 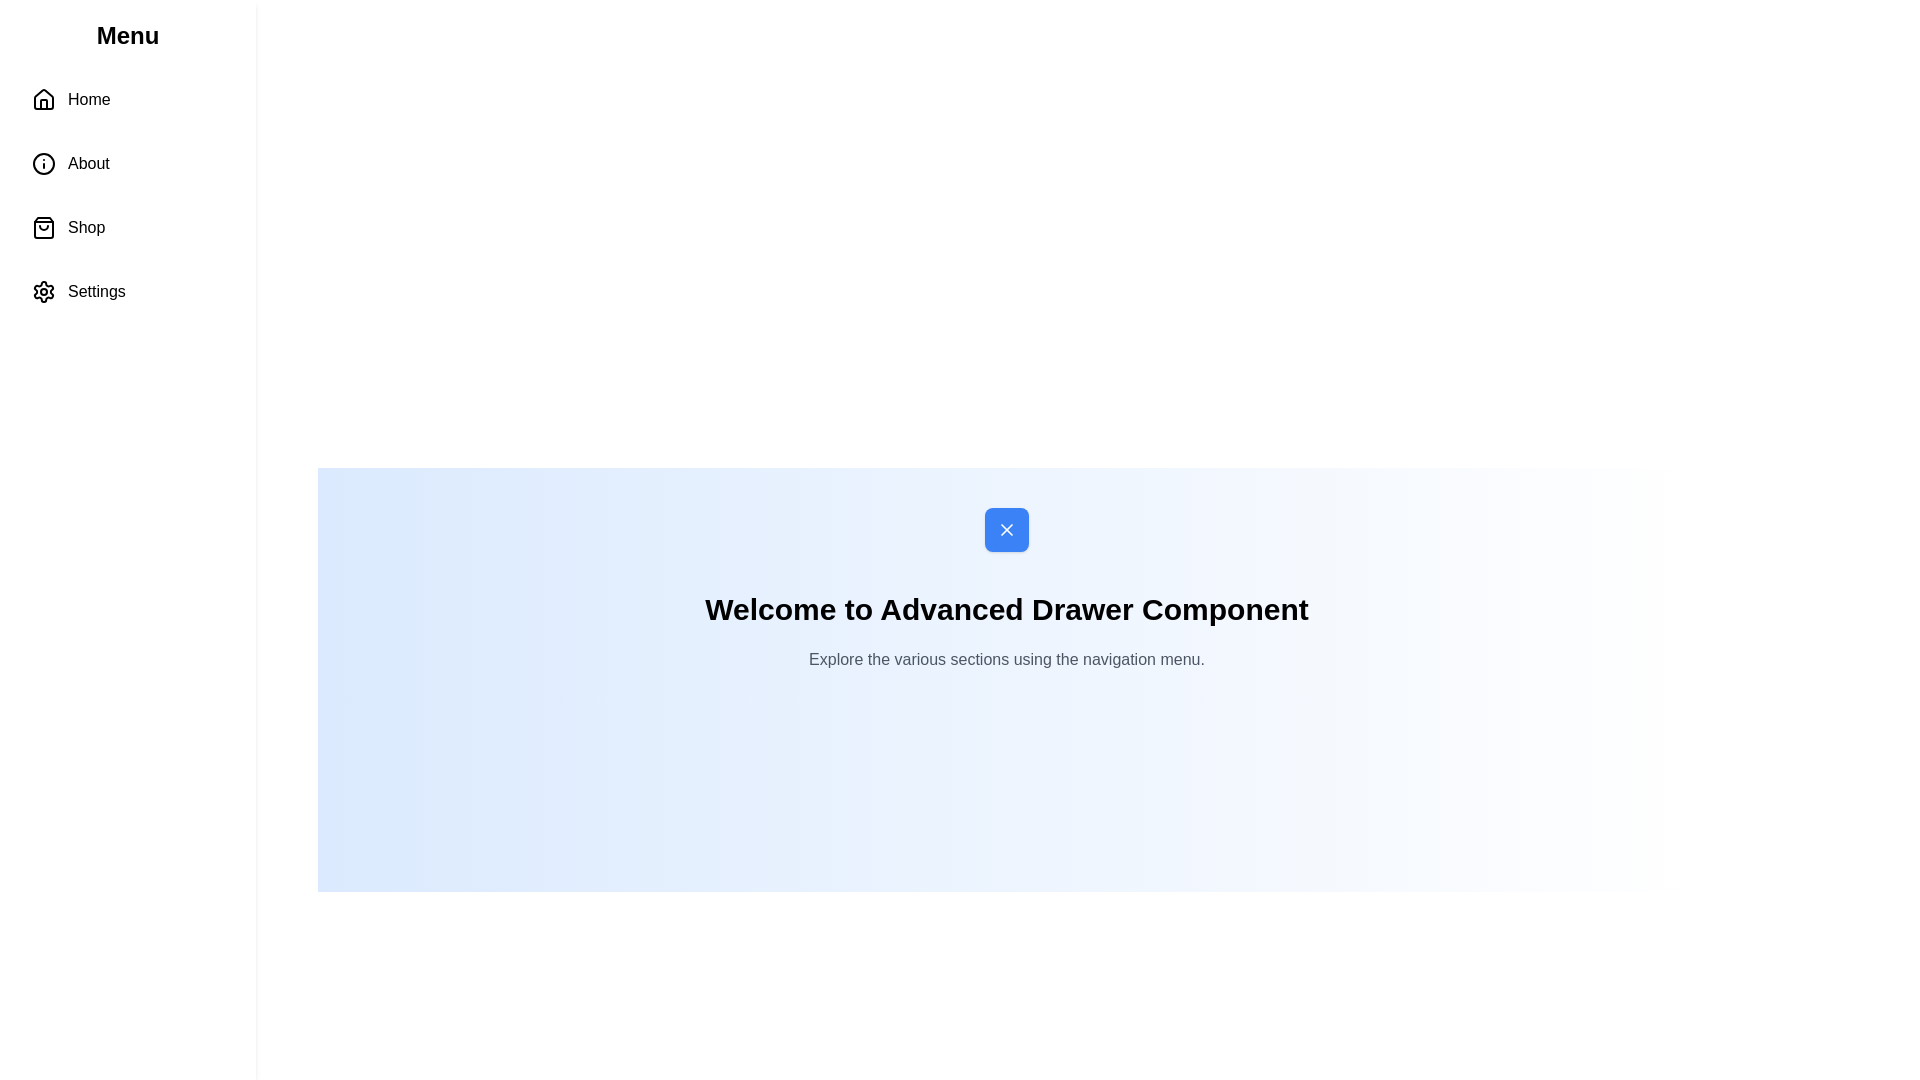 I want to click on the 'Shop' text label in the vertical navigation menu, so click(x=85, y=226).